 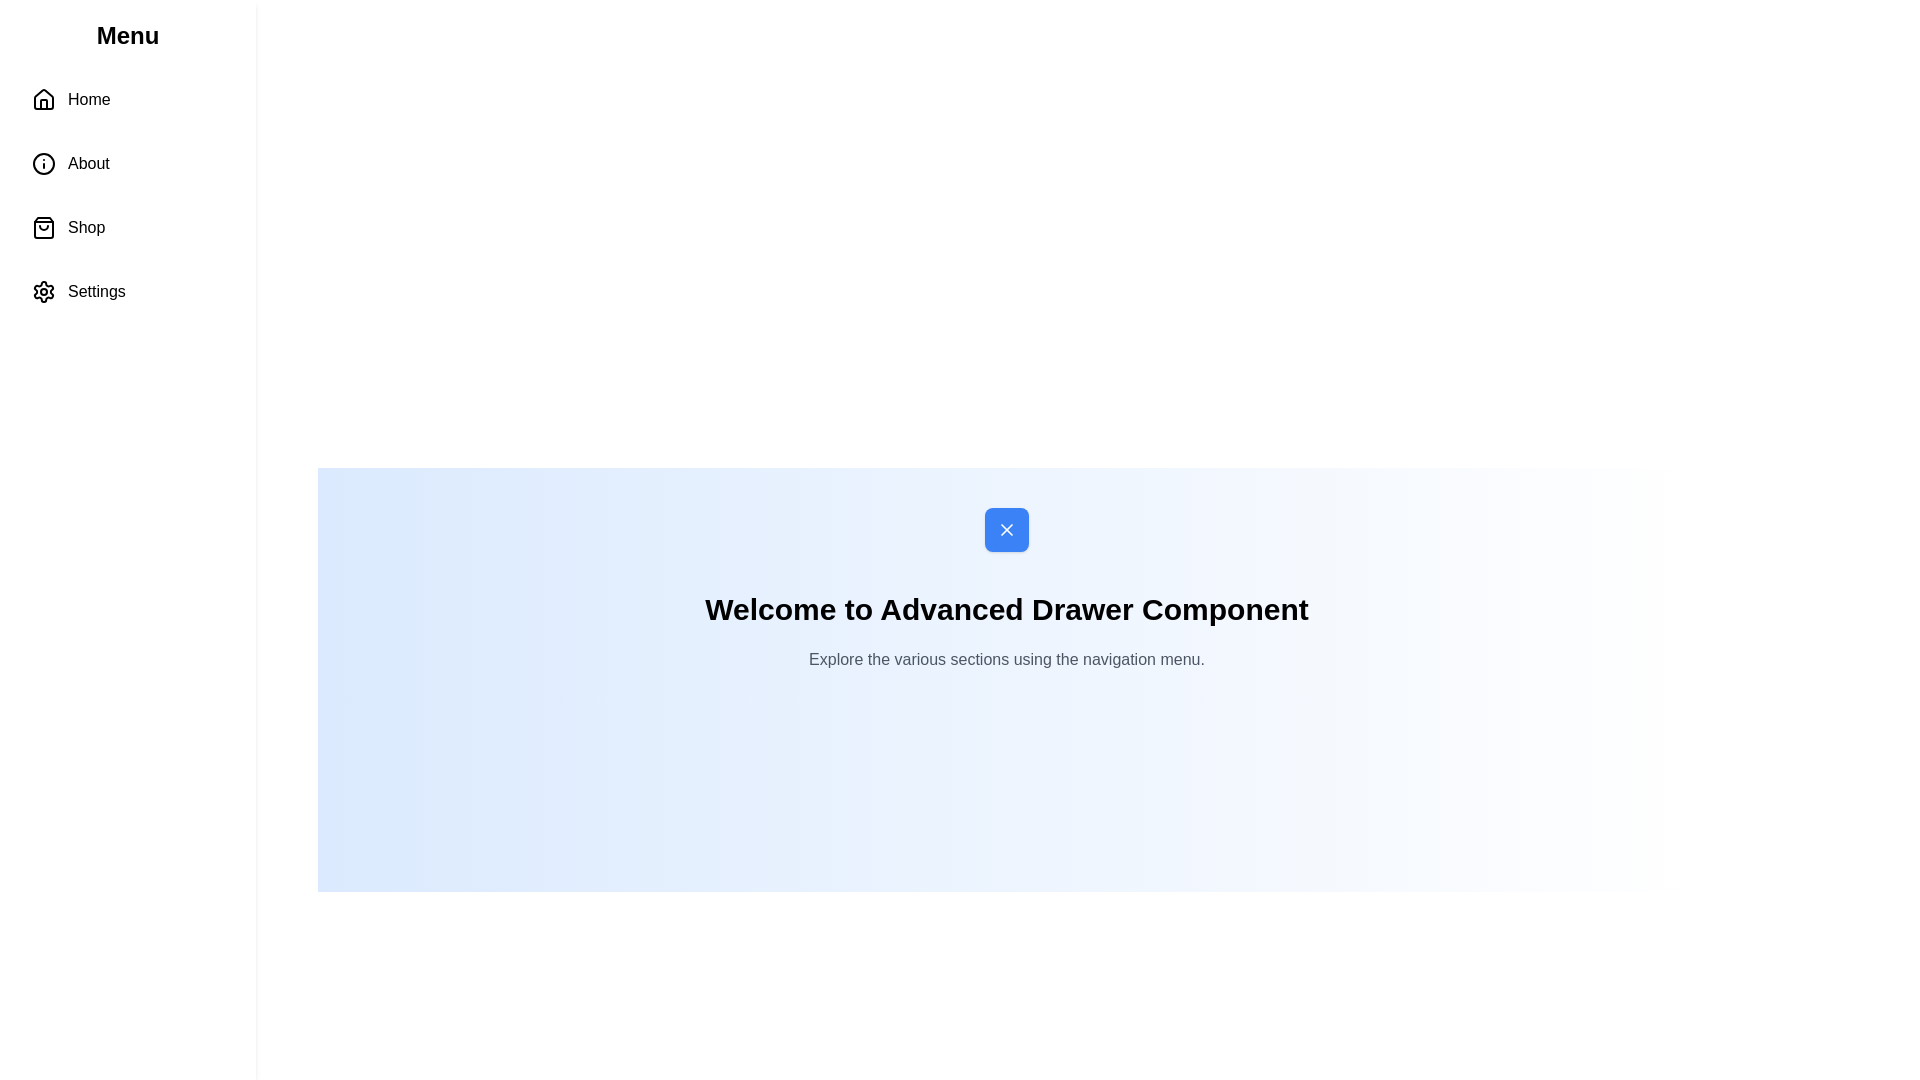 I want to click on the 'Shop' text label in the vertical navigation menu, so click(x=85, y=226).